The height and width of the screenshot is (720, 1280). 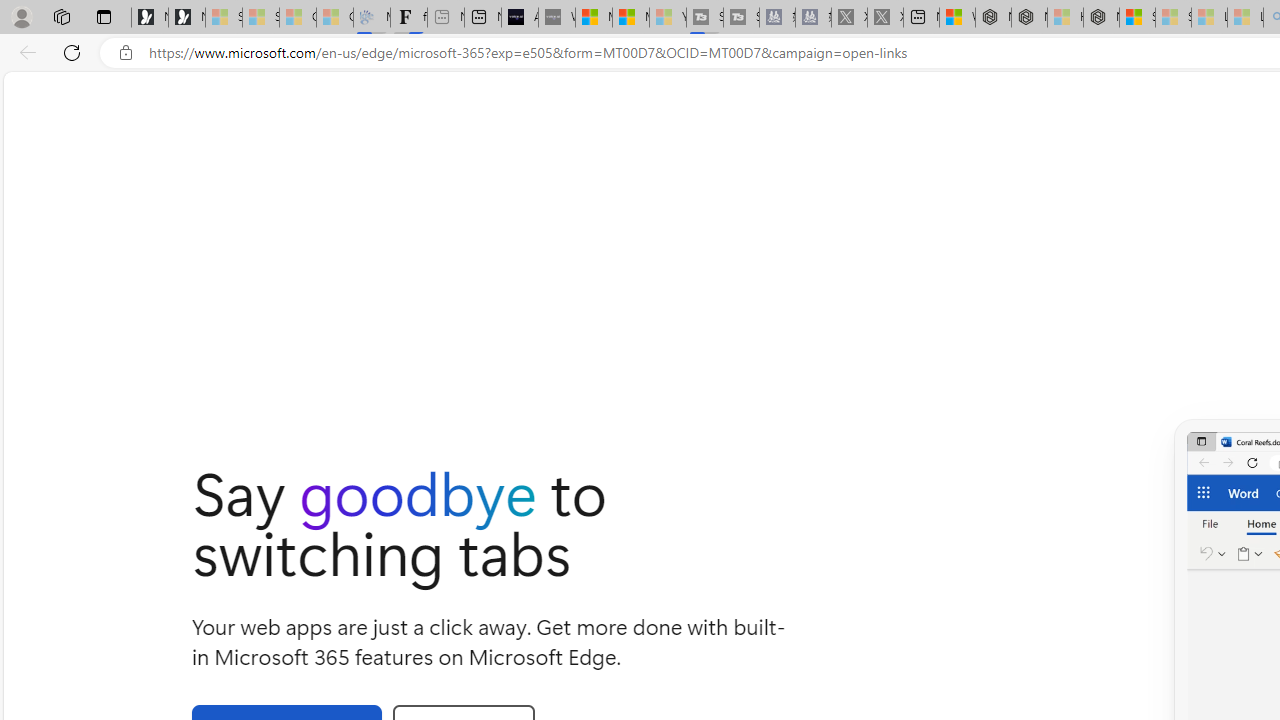 What do you see at coordinates (1029, 17) in the screenshot?
I see `'Nordace - Summer Adventures 2024'` at bounding box center [1029, 17].